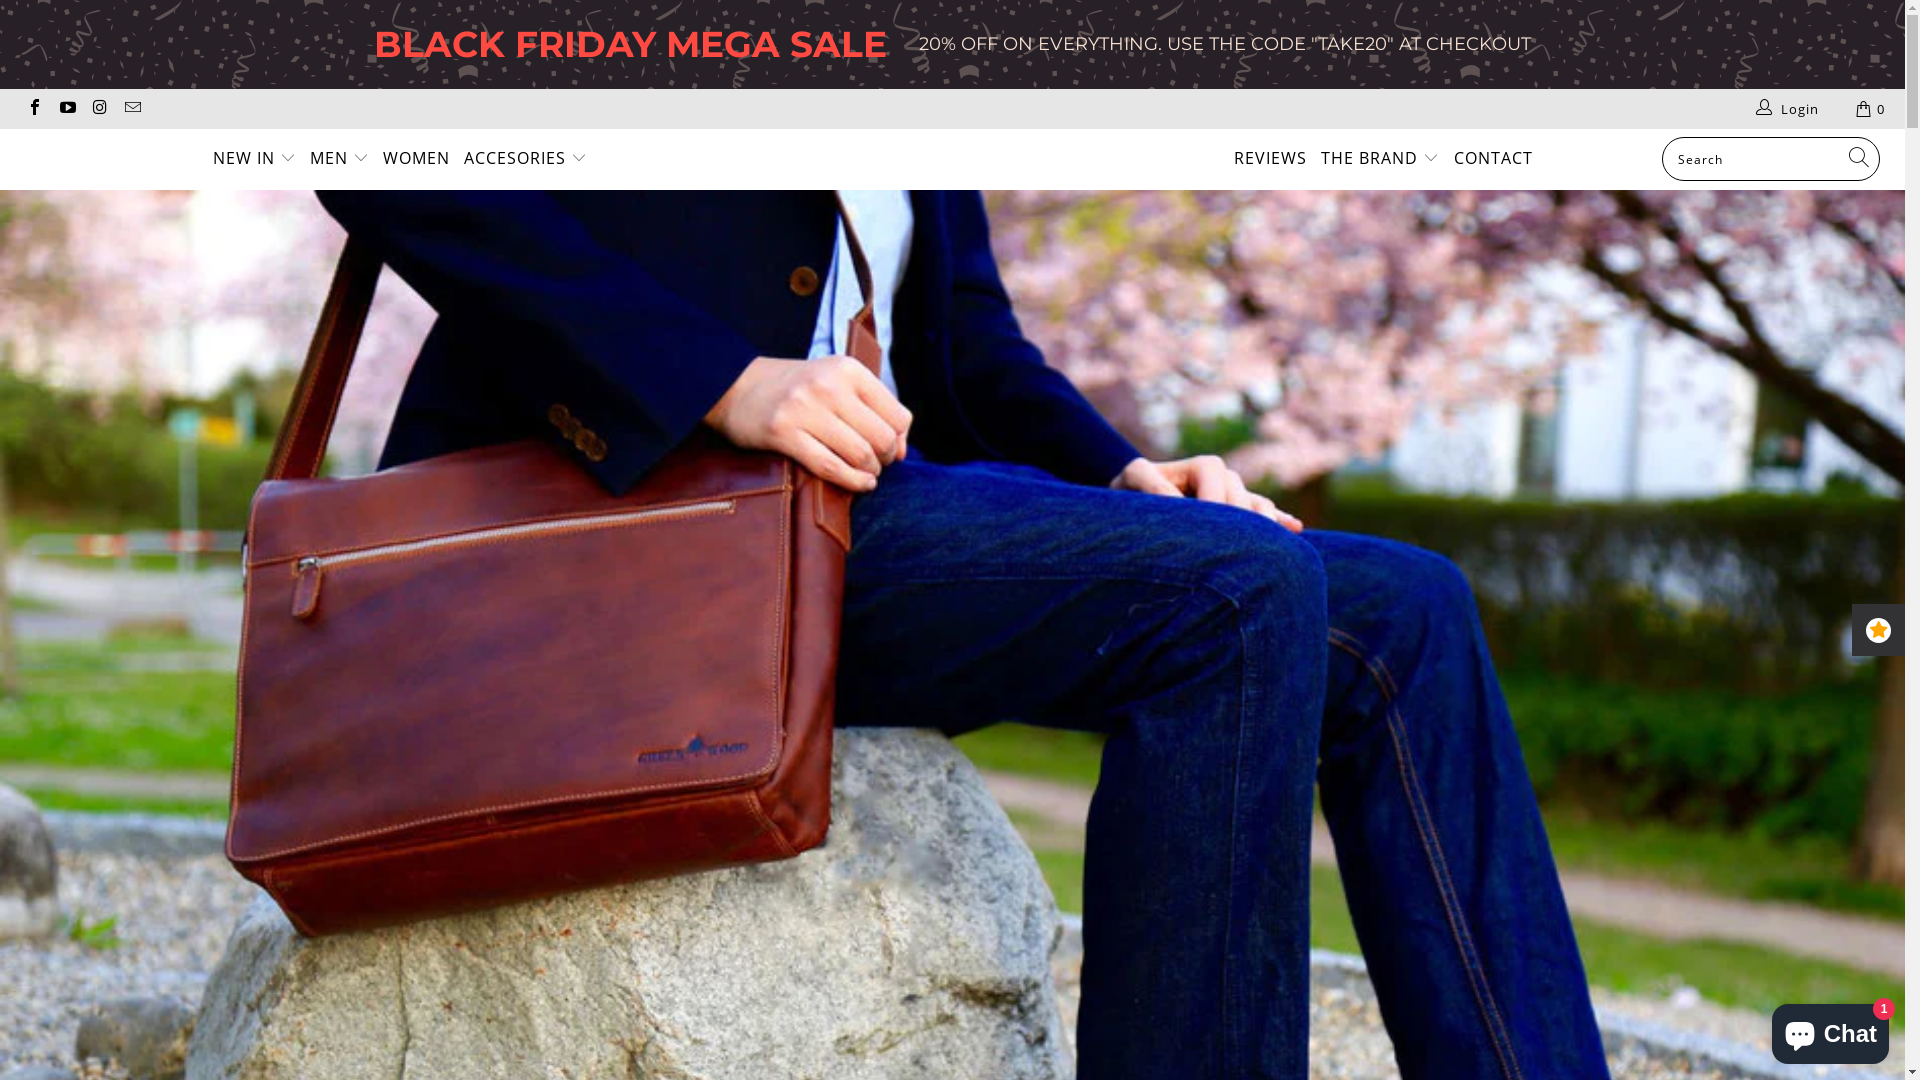 This screenshot has width=1920, height=1080. What do you see at coordinates (415, 158) in the screenshot?
I see `'WOMEN'` at bounding box center [415, 158].